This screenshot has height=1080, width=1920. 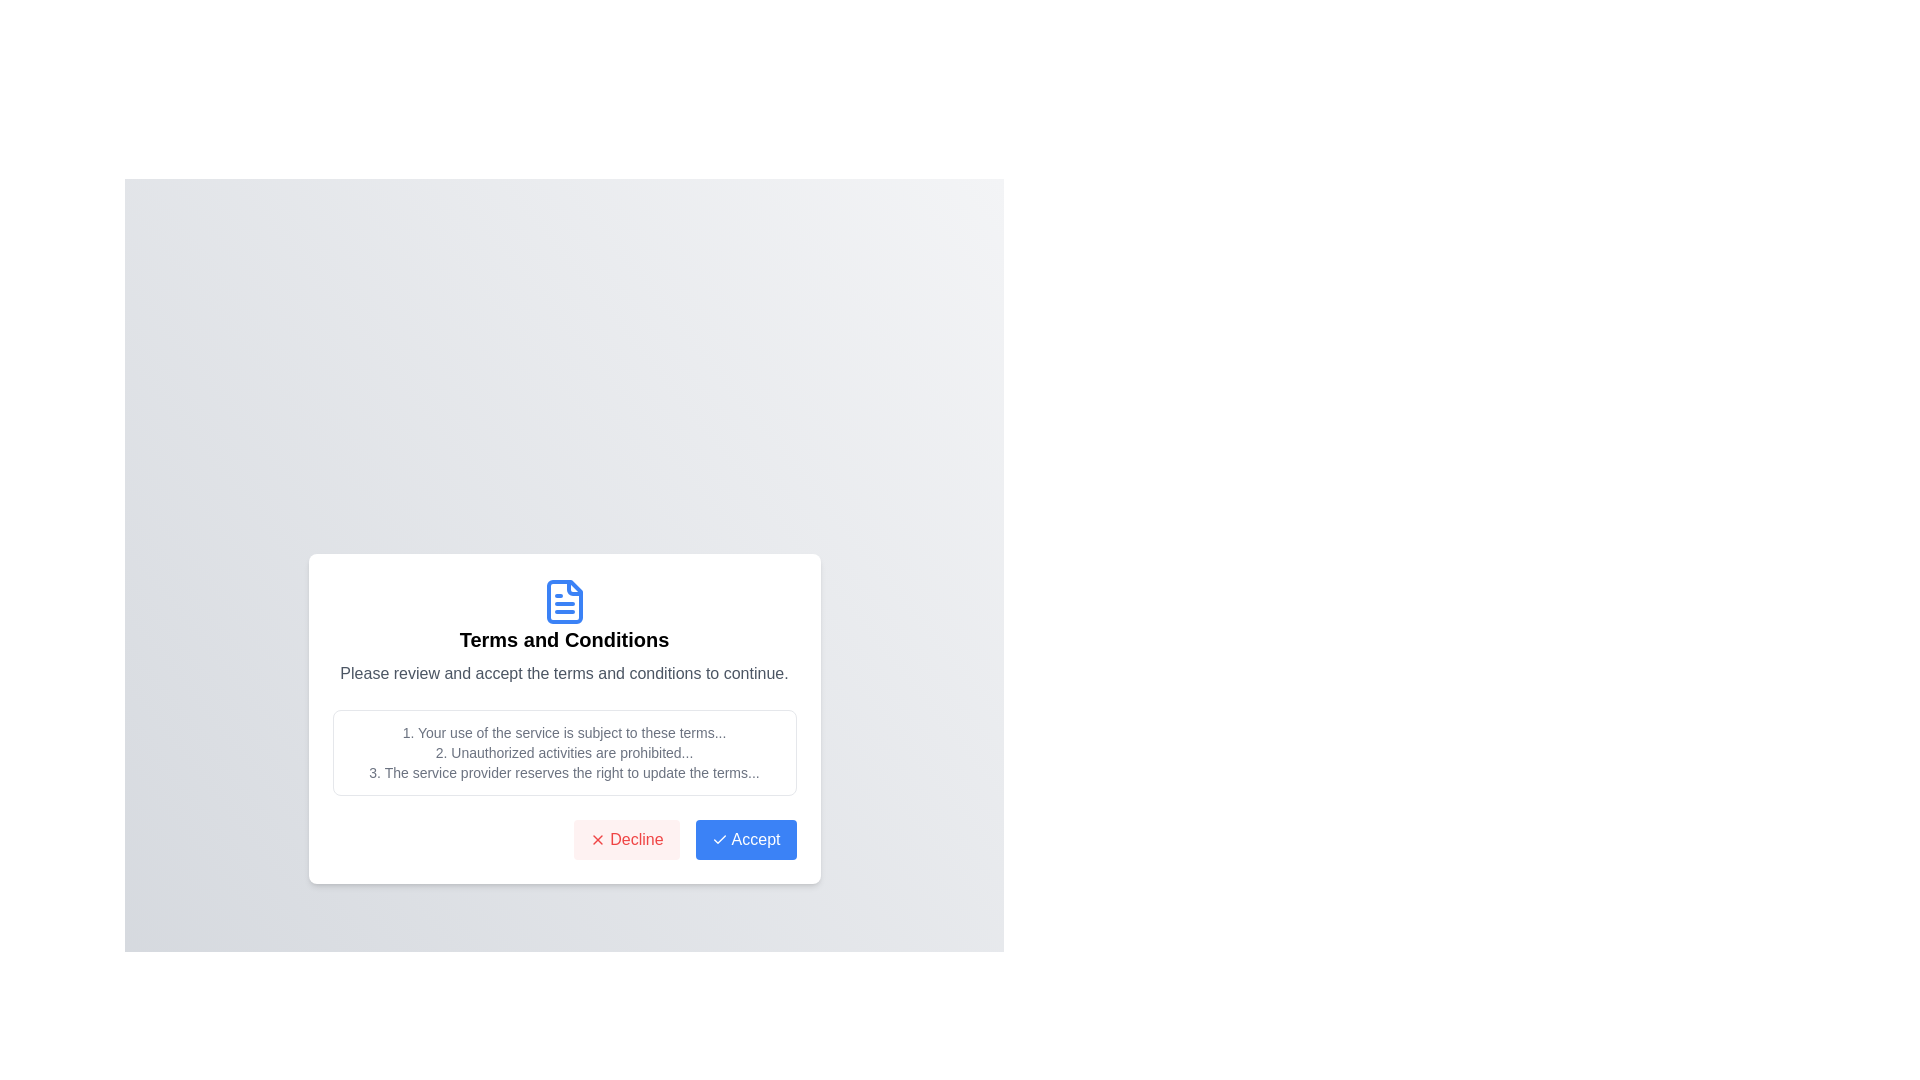 I want to click on static informational text displaying 'Please review and accept the terms and conditions to continue.' located below the 'Terms and Conditions' header, so click(x=563, y=674).